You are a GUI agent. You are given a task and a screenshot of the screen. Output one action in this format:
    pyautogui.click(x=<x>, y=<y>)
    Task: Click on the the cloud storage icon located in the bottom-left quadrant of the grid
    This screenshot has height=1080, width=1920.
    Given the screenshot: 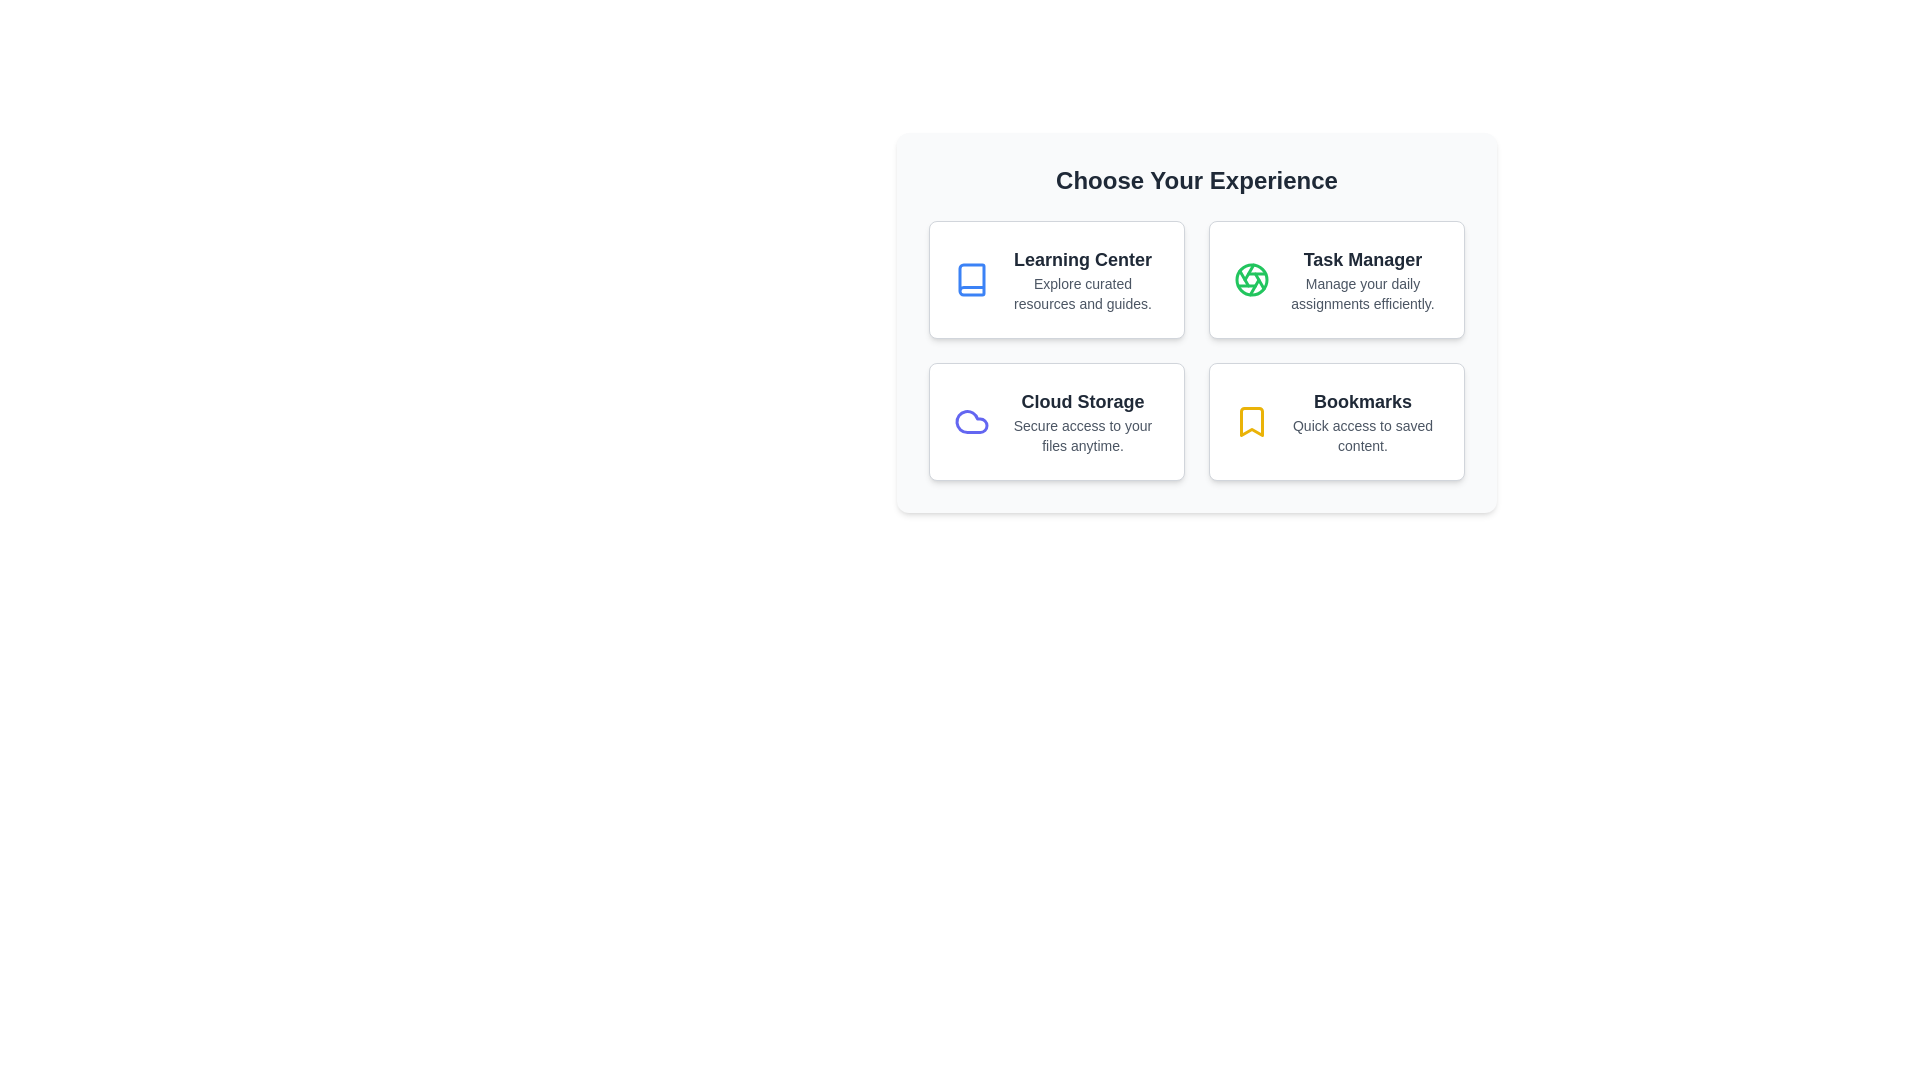 What is the action you would take?
    pyautogui.click(x=971, y=420)
    